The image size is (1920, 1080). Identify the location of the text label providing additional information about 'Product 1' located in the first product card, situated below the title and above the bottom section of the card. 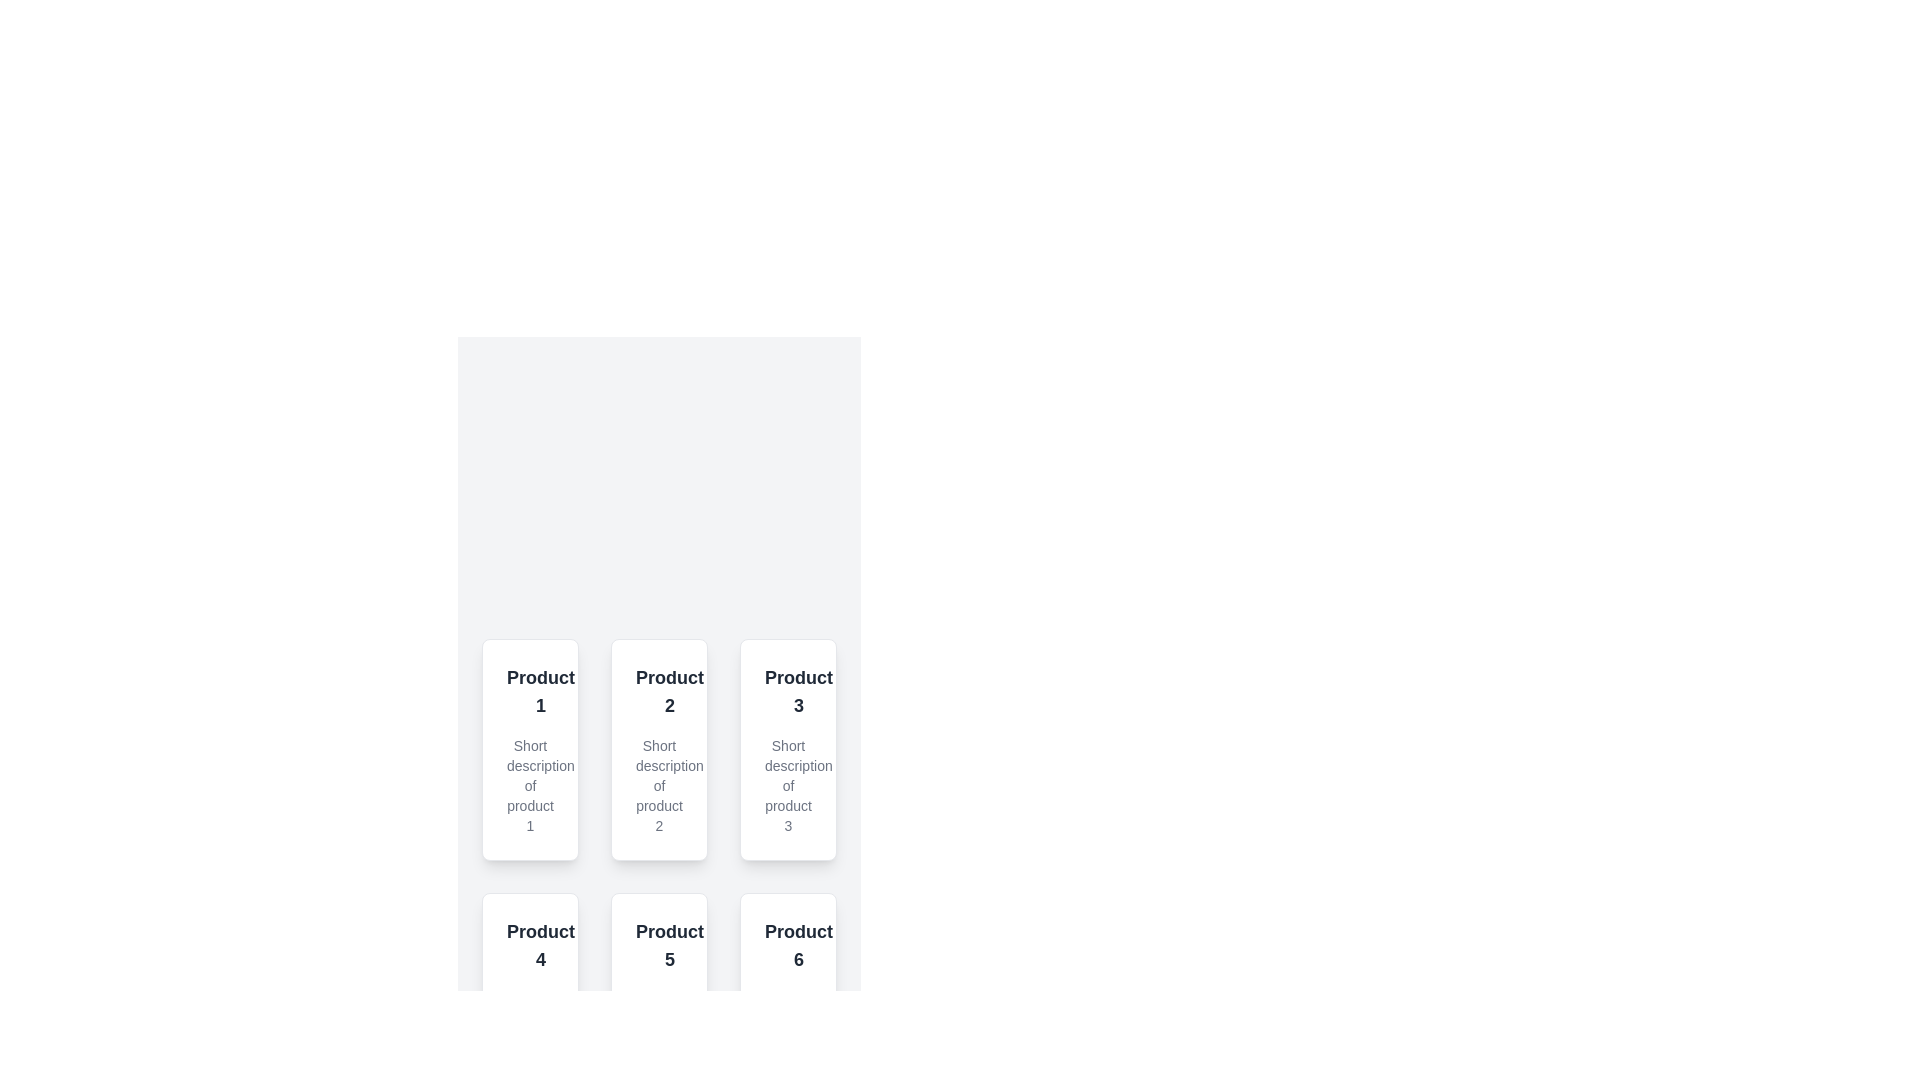
(530, 785).